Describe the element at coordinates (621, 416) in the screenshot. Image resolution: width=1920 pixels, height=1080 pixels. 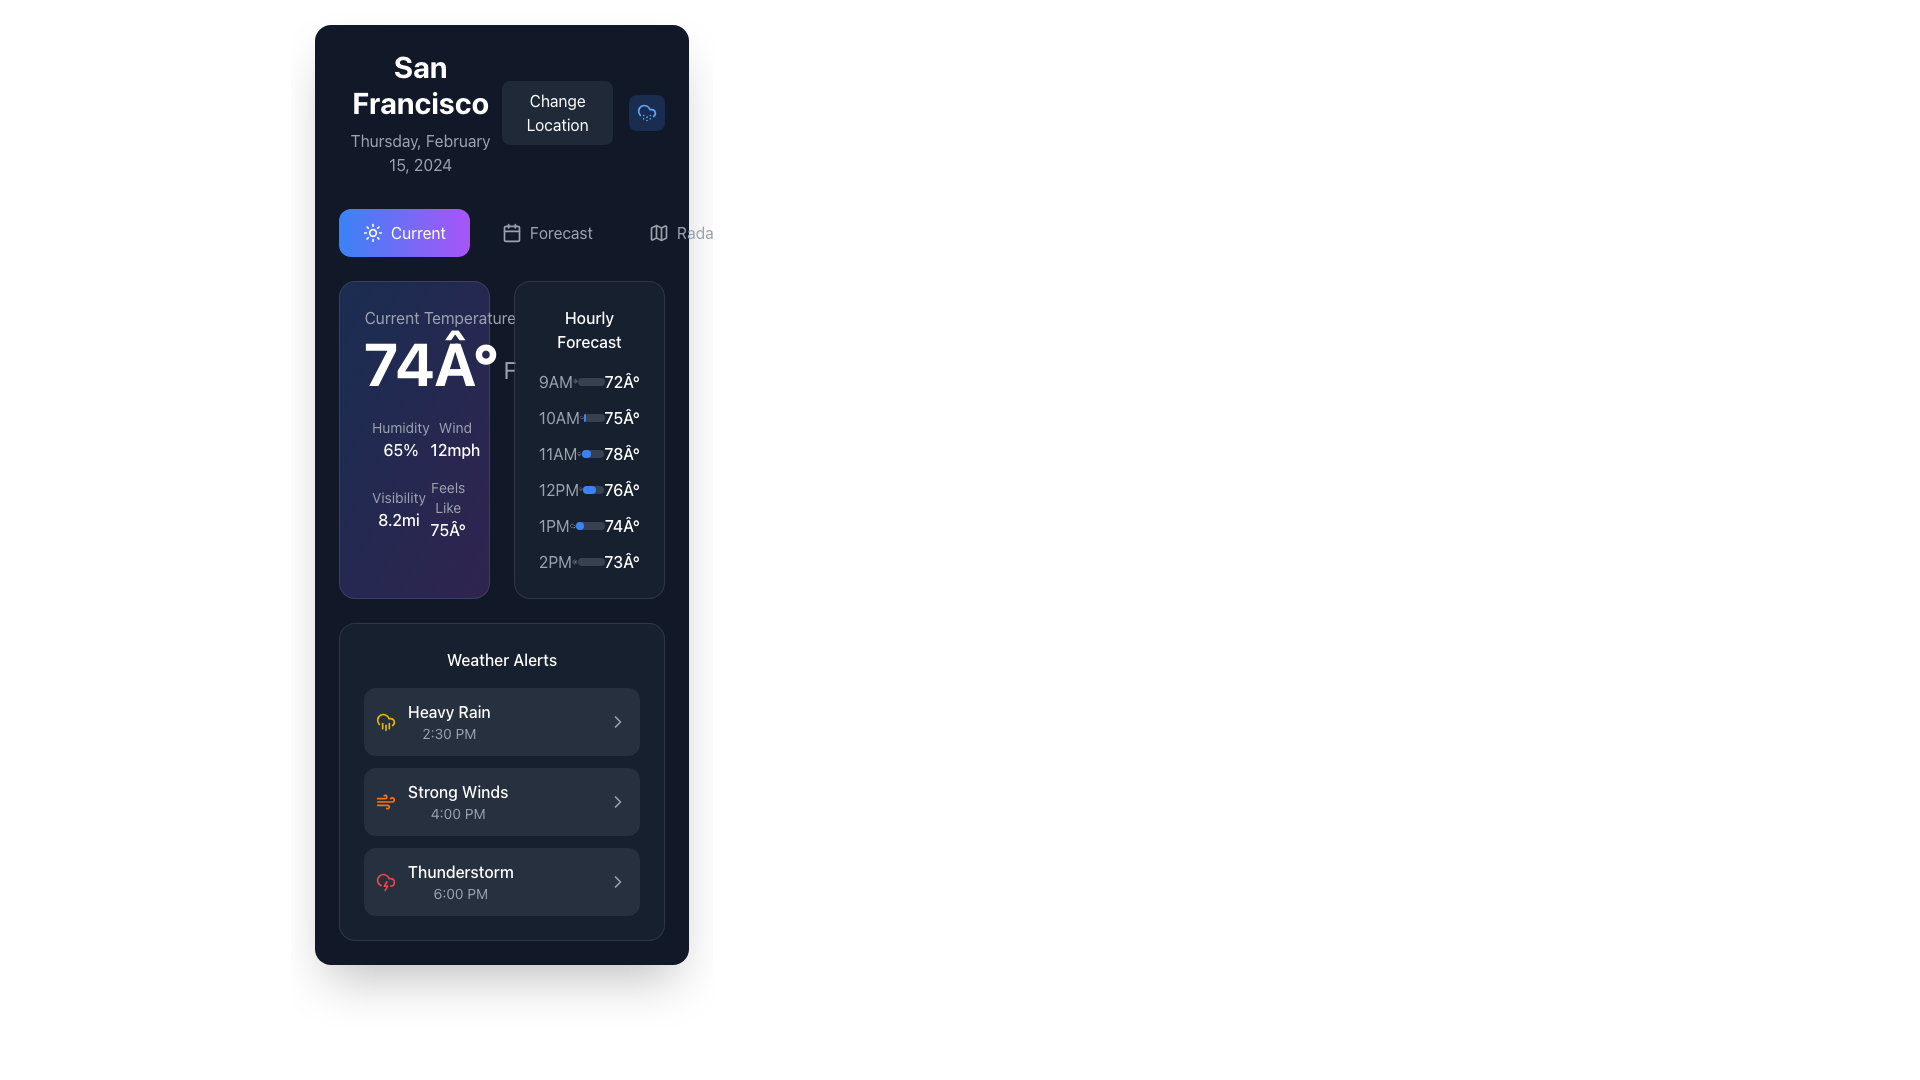
I see `the temperature forecast display for '10AM' which shows the value '75°'` at that location.